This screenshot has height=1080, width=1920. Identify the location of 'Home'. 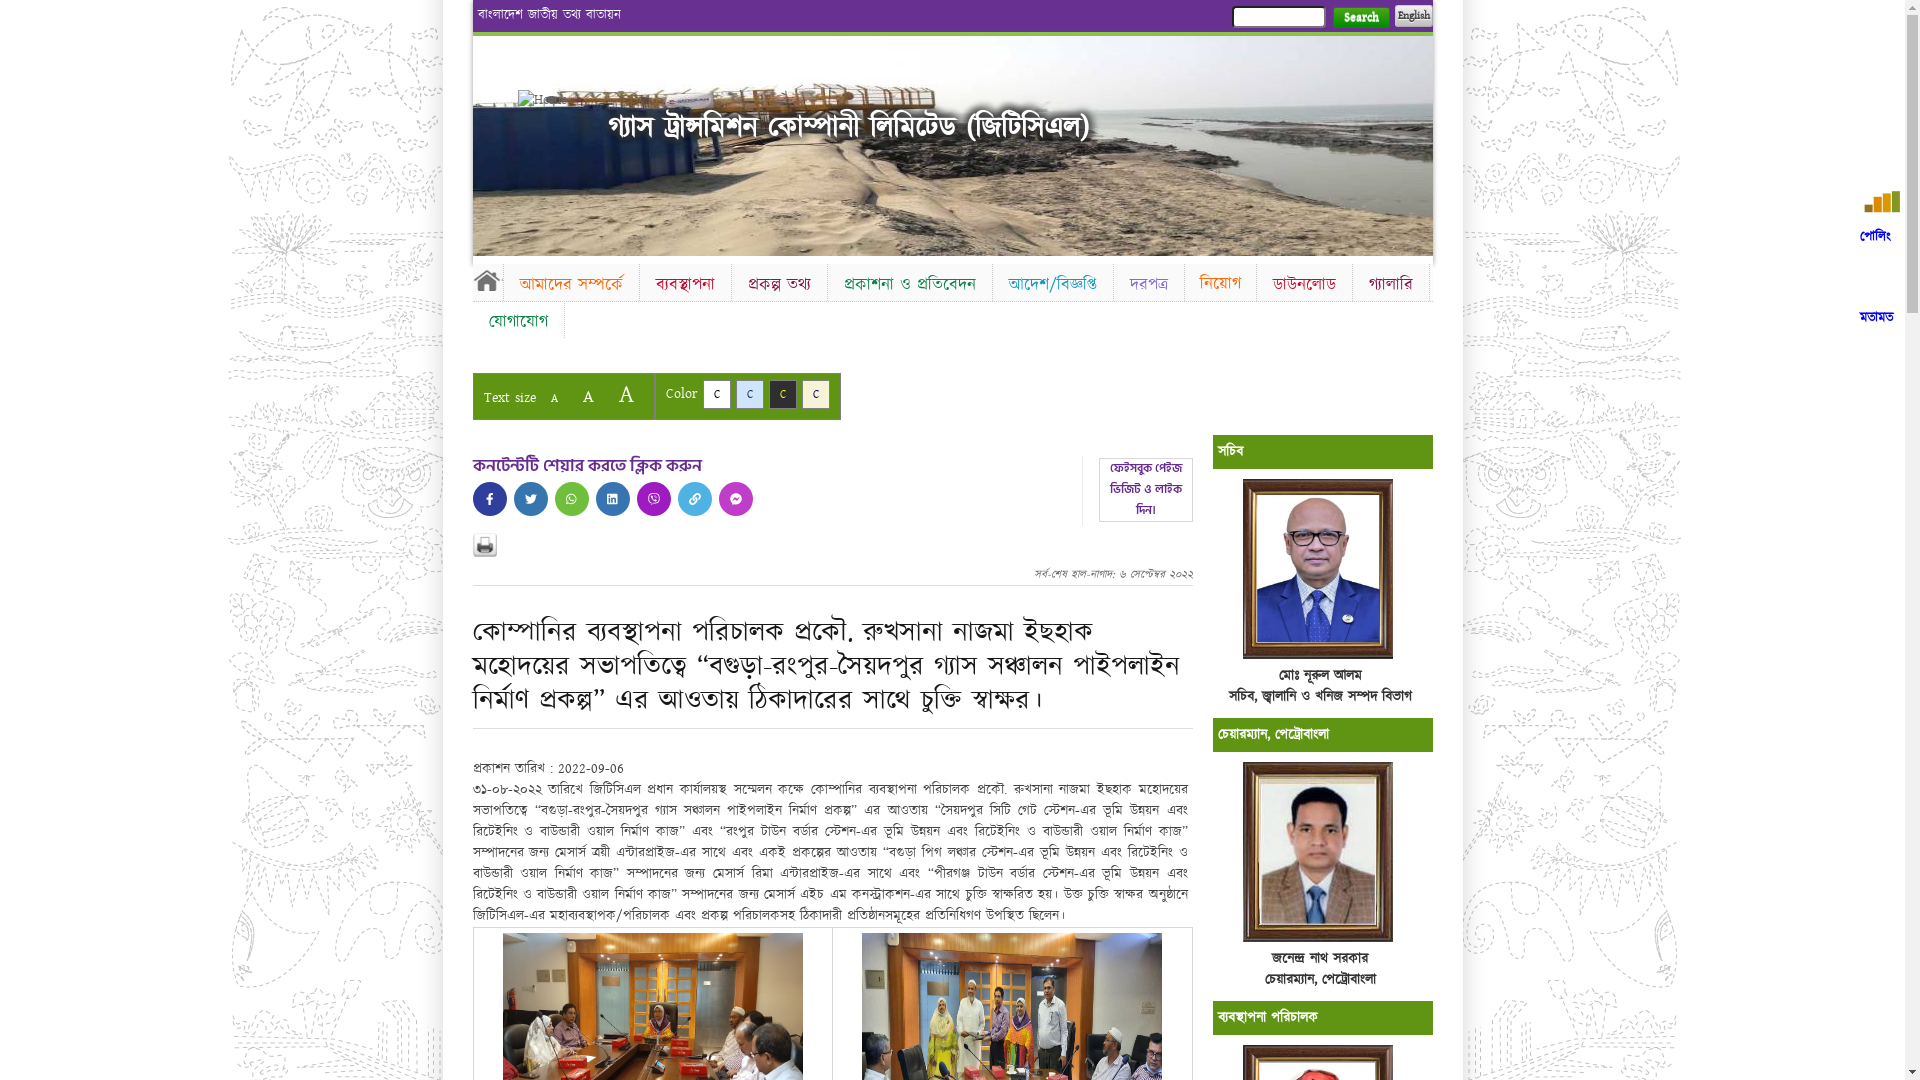
(486, 280).